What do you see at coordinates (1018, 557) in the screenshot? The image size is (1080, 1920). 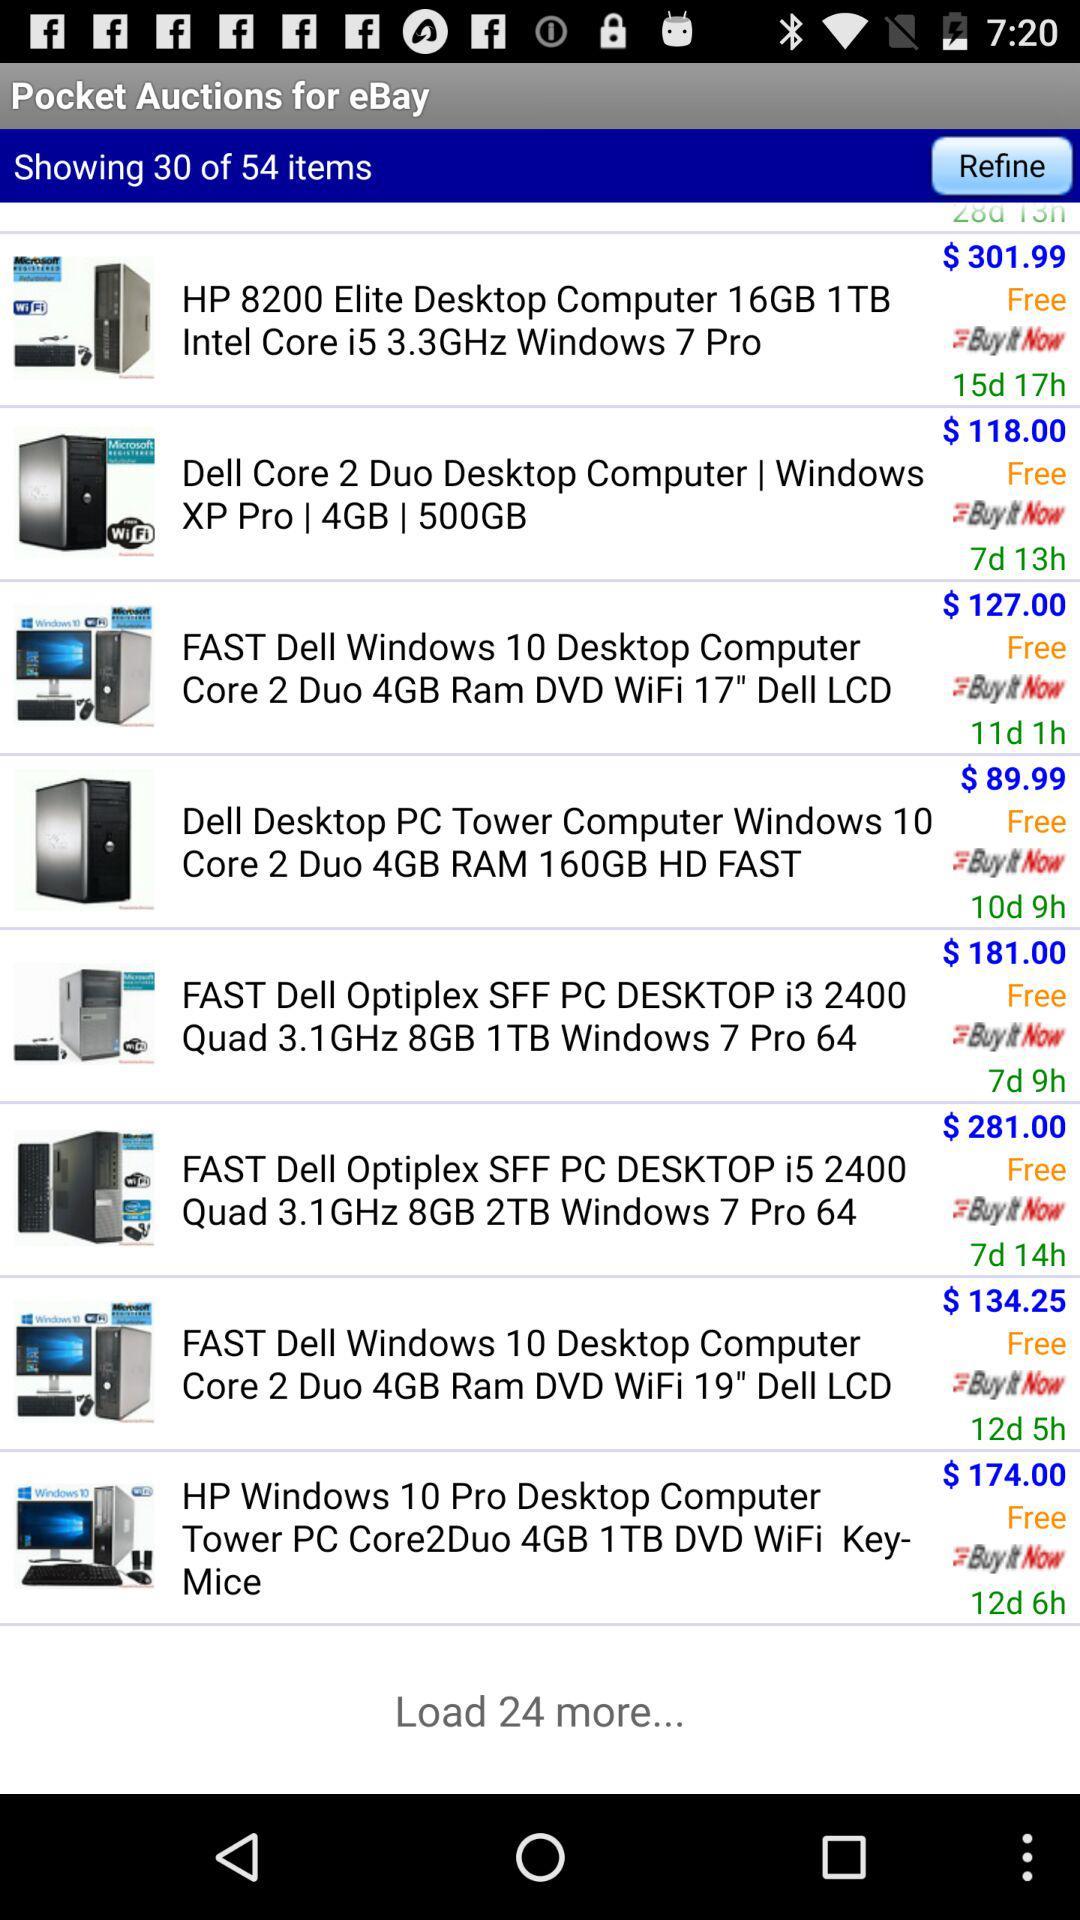 I see `icon to the right of dell core 2 icon` at bounding box center [1018, 557].